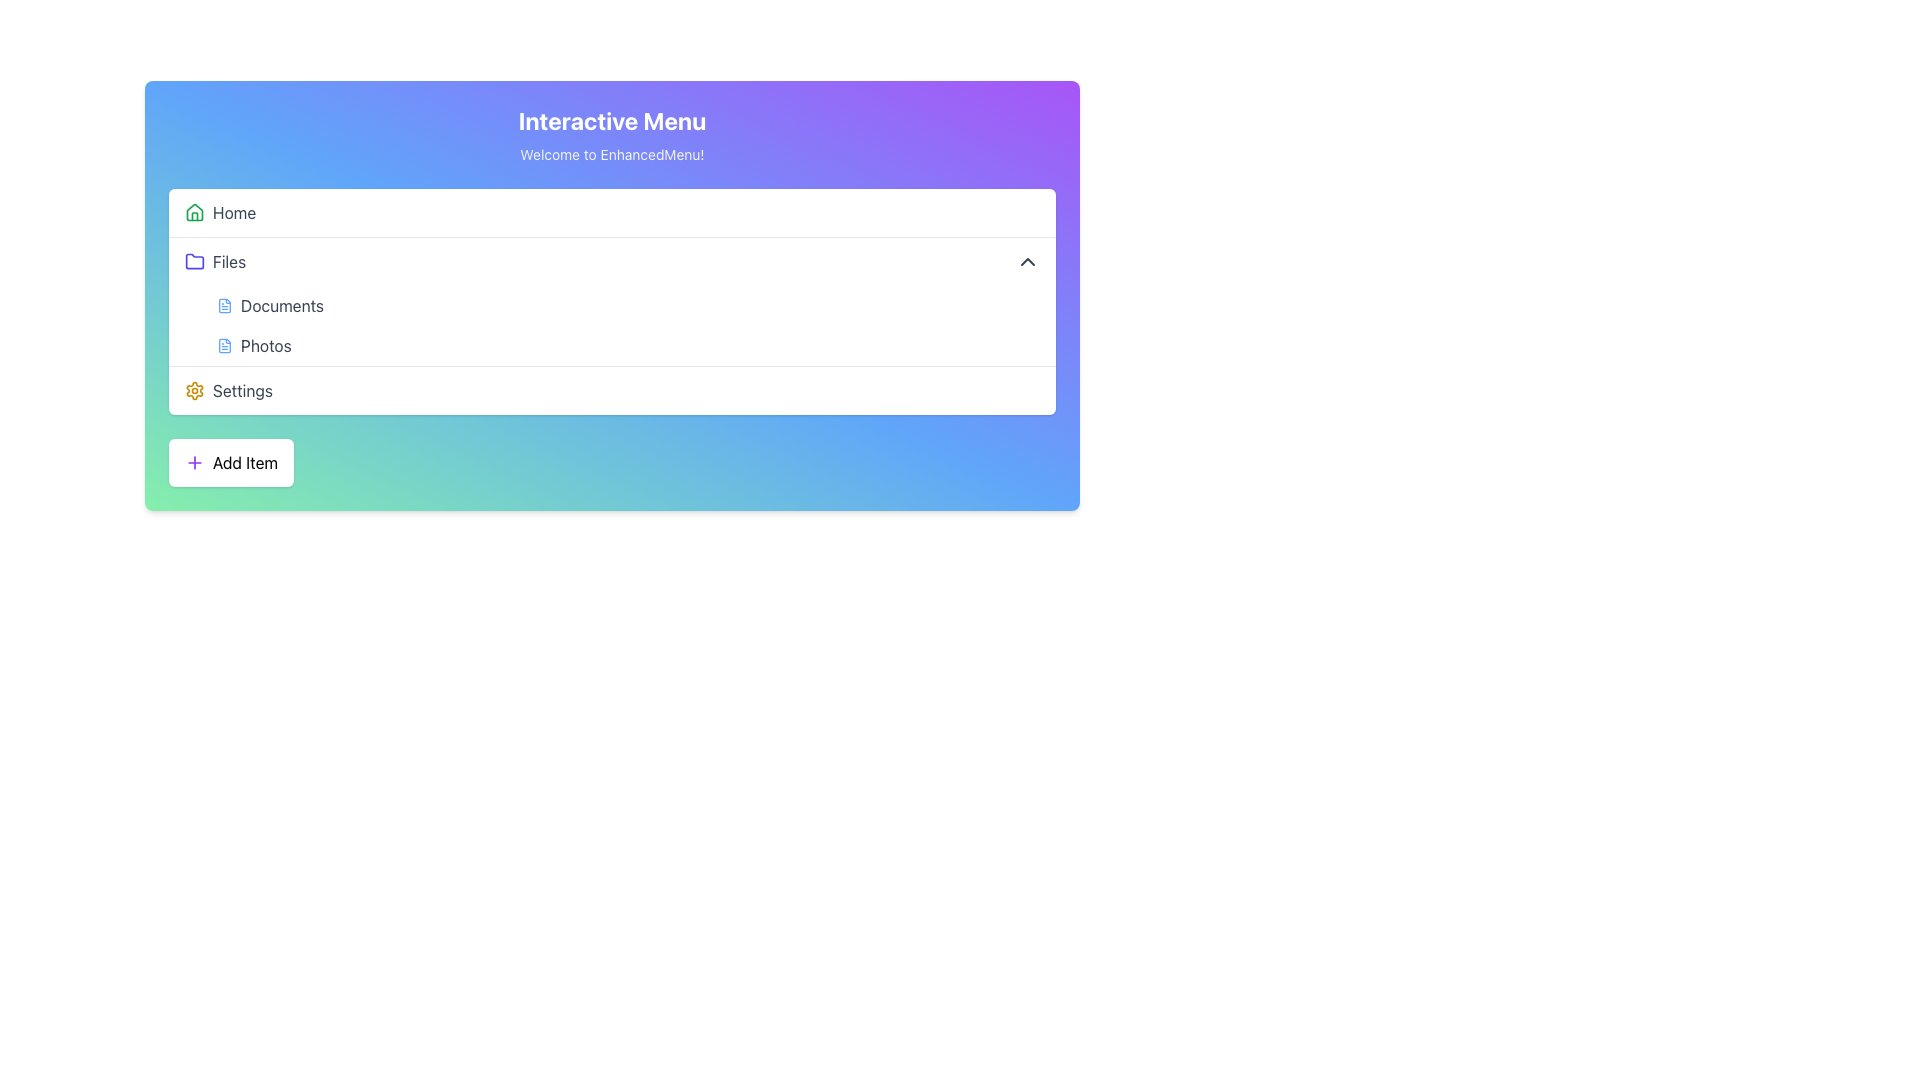  Describe the element at coordinates (611, 390) in the screenshot. I see `the settings button located at the bottom of a vertical list of options` at that location.